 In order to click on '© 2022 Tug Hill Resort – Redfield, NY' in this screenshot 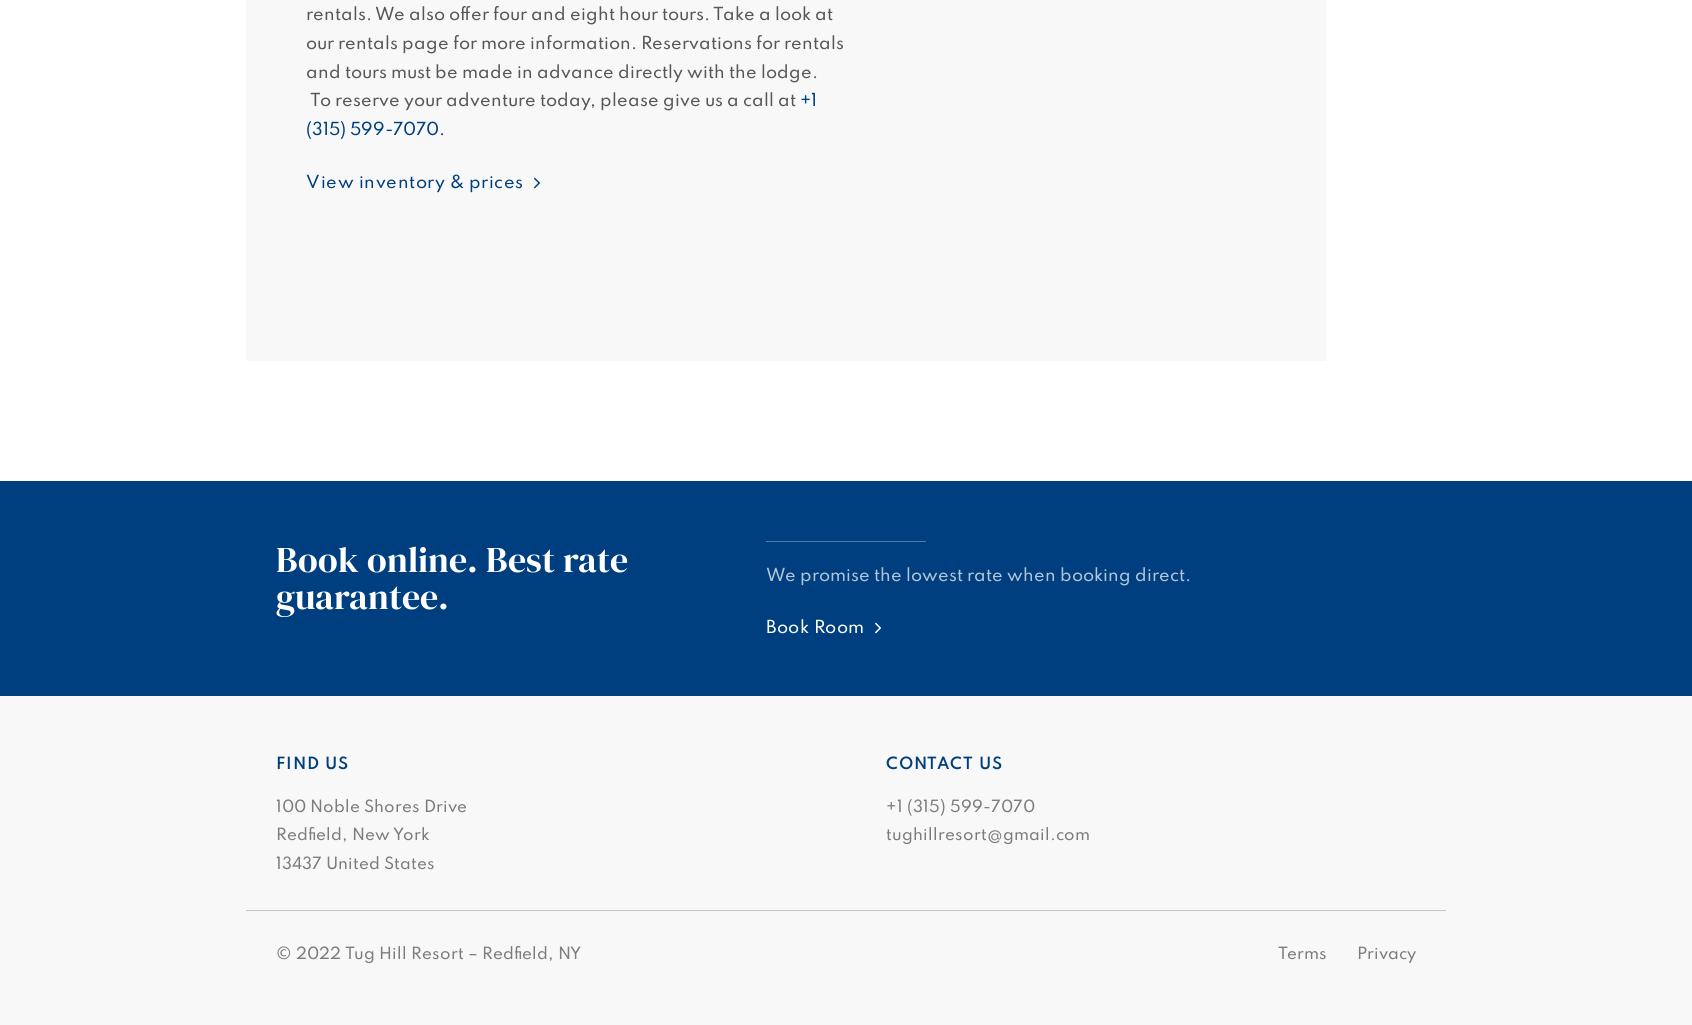, I will do `click(427, 954)`.